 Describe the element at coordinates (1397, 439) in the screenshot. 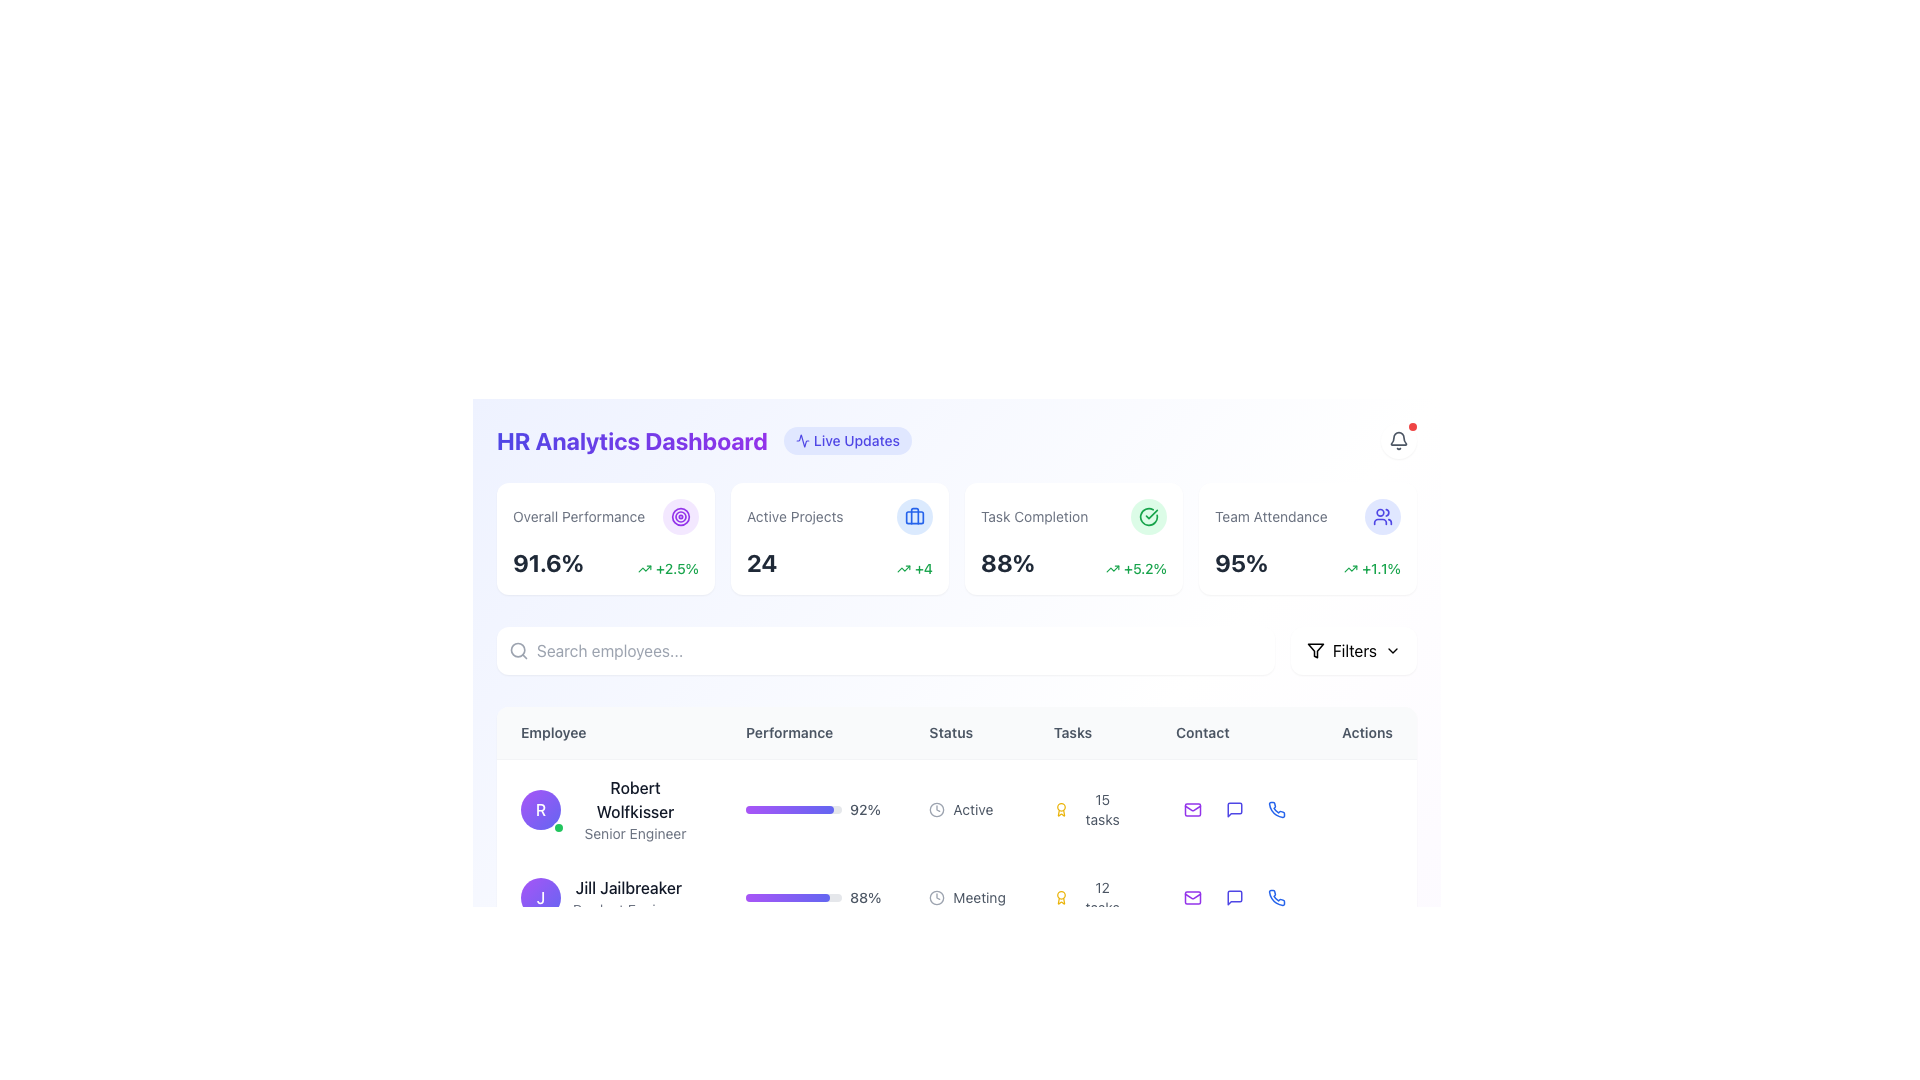

I see `the bell-shaped icon with a notification badge located in the top-right corner of the interface for accessibility actions` at that location.